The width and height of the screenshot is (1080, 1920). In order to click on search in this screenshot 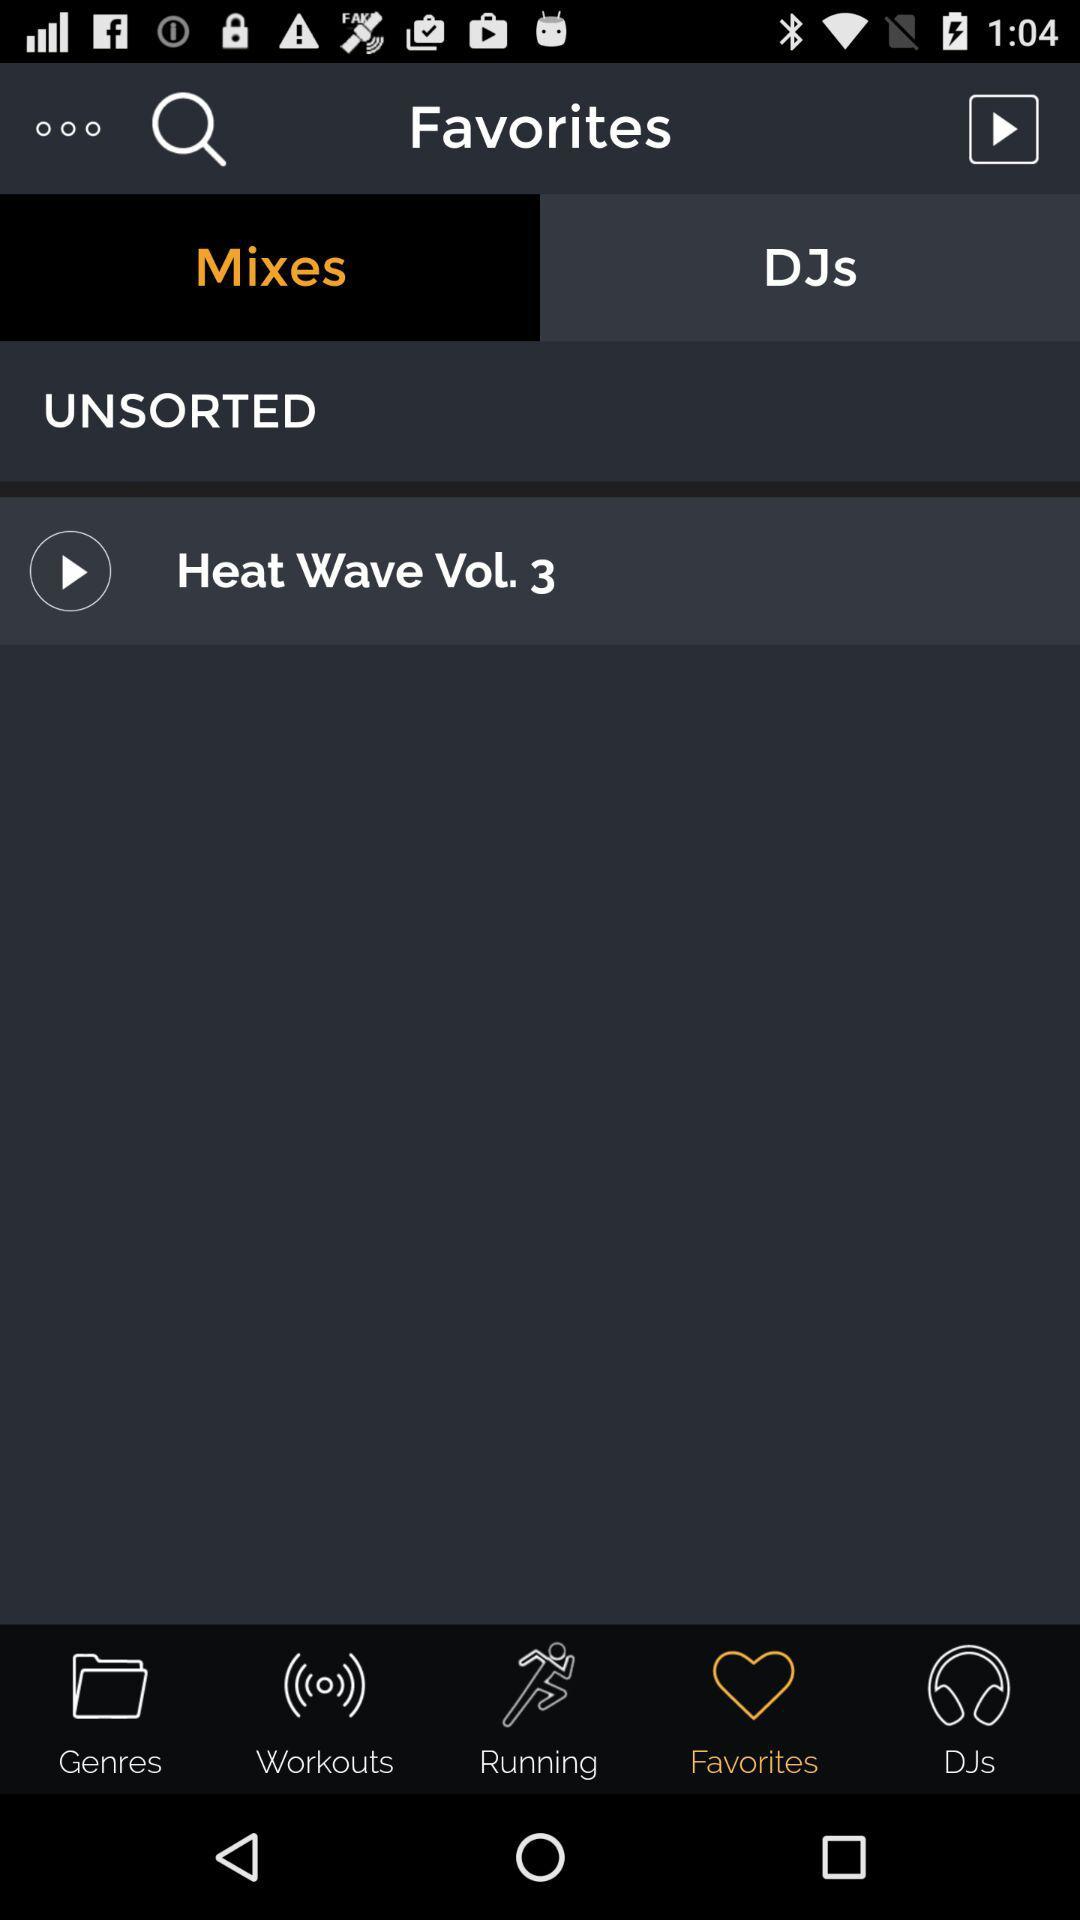, I will do `click(188, 127)`.